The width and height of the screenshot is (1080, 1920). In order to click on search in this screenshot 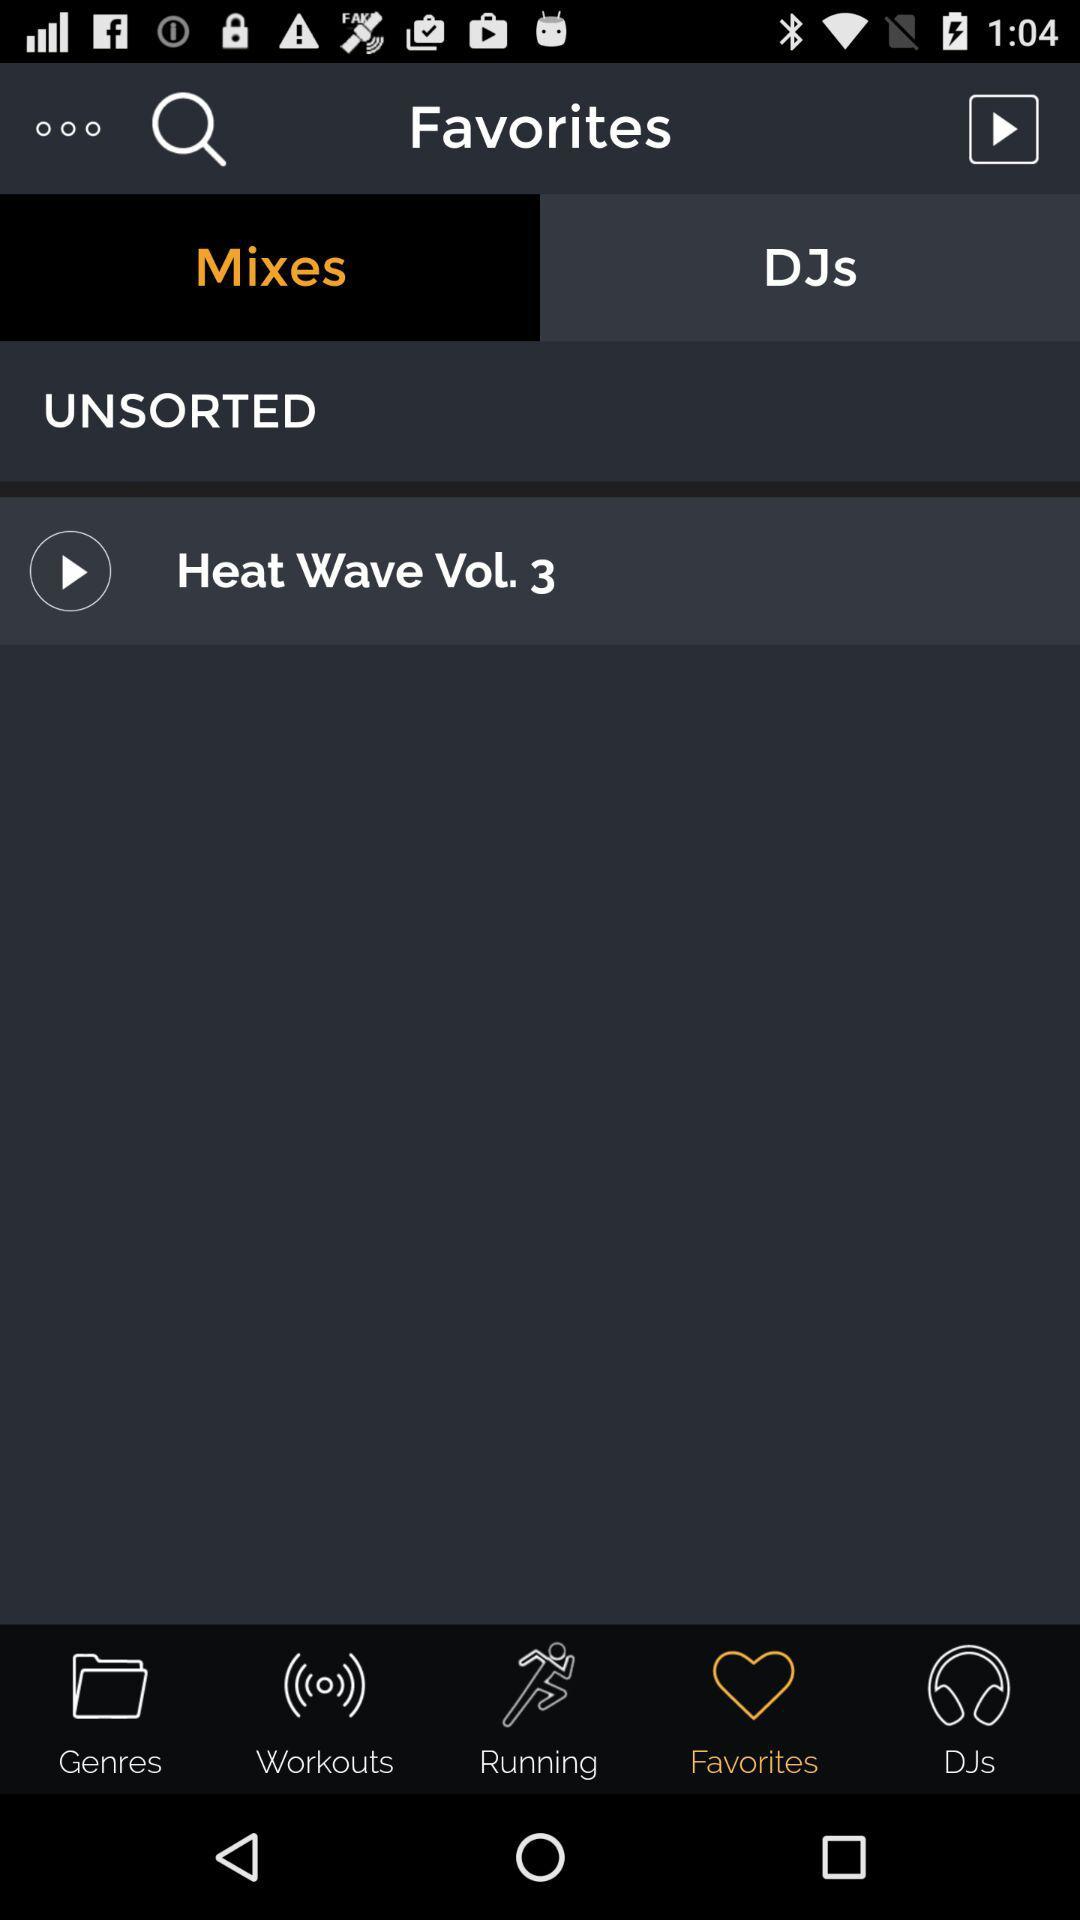, I will do `click(188, 127)`.